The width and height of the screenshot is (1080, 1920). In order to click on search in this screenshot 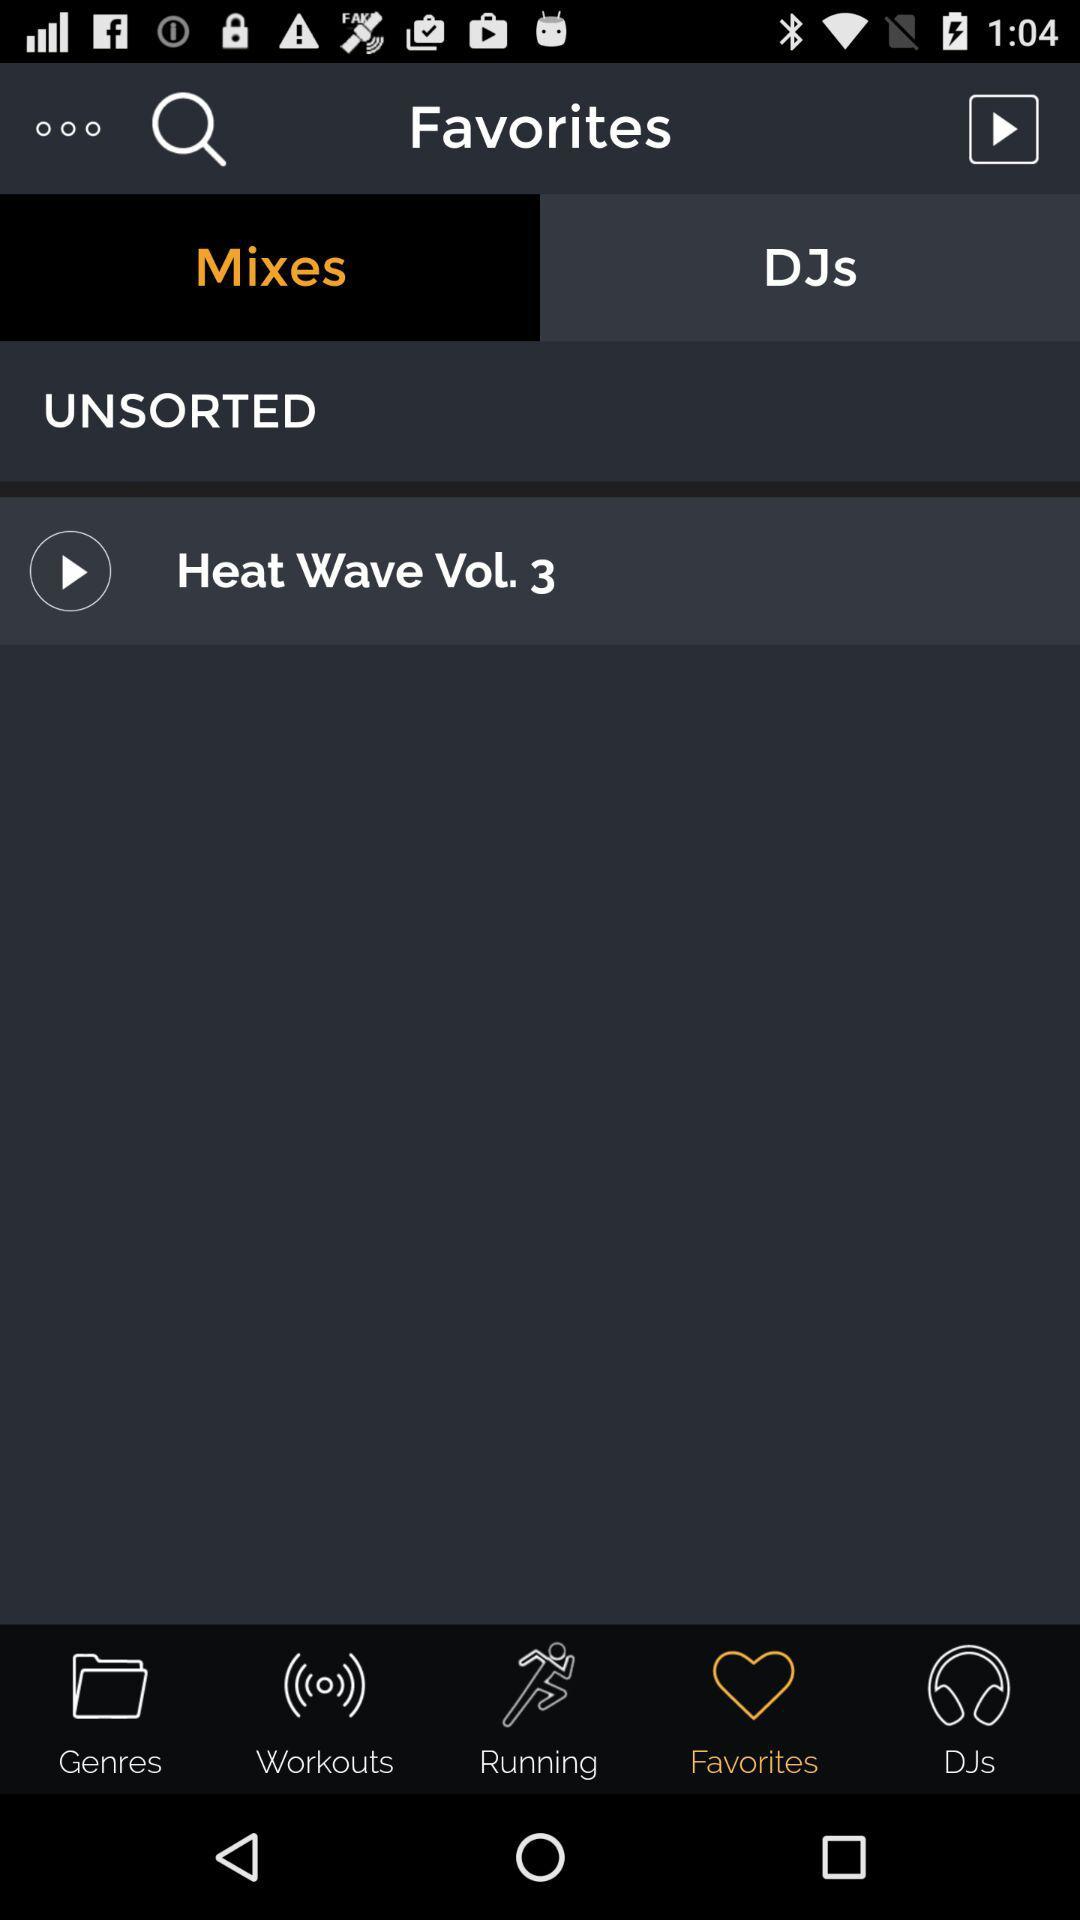, I will do `click(188, 127)`.